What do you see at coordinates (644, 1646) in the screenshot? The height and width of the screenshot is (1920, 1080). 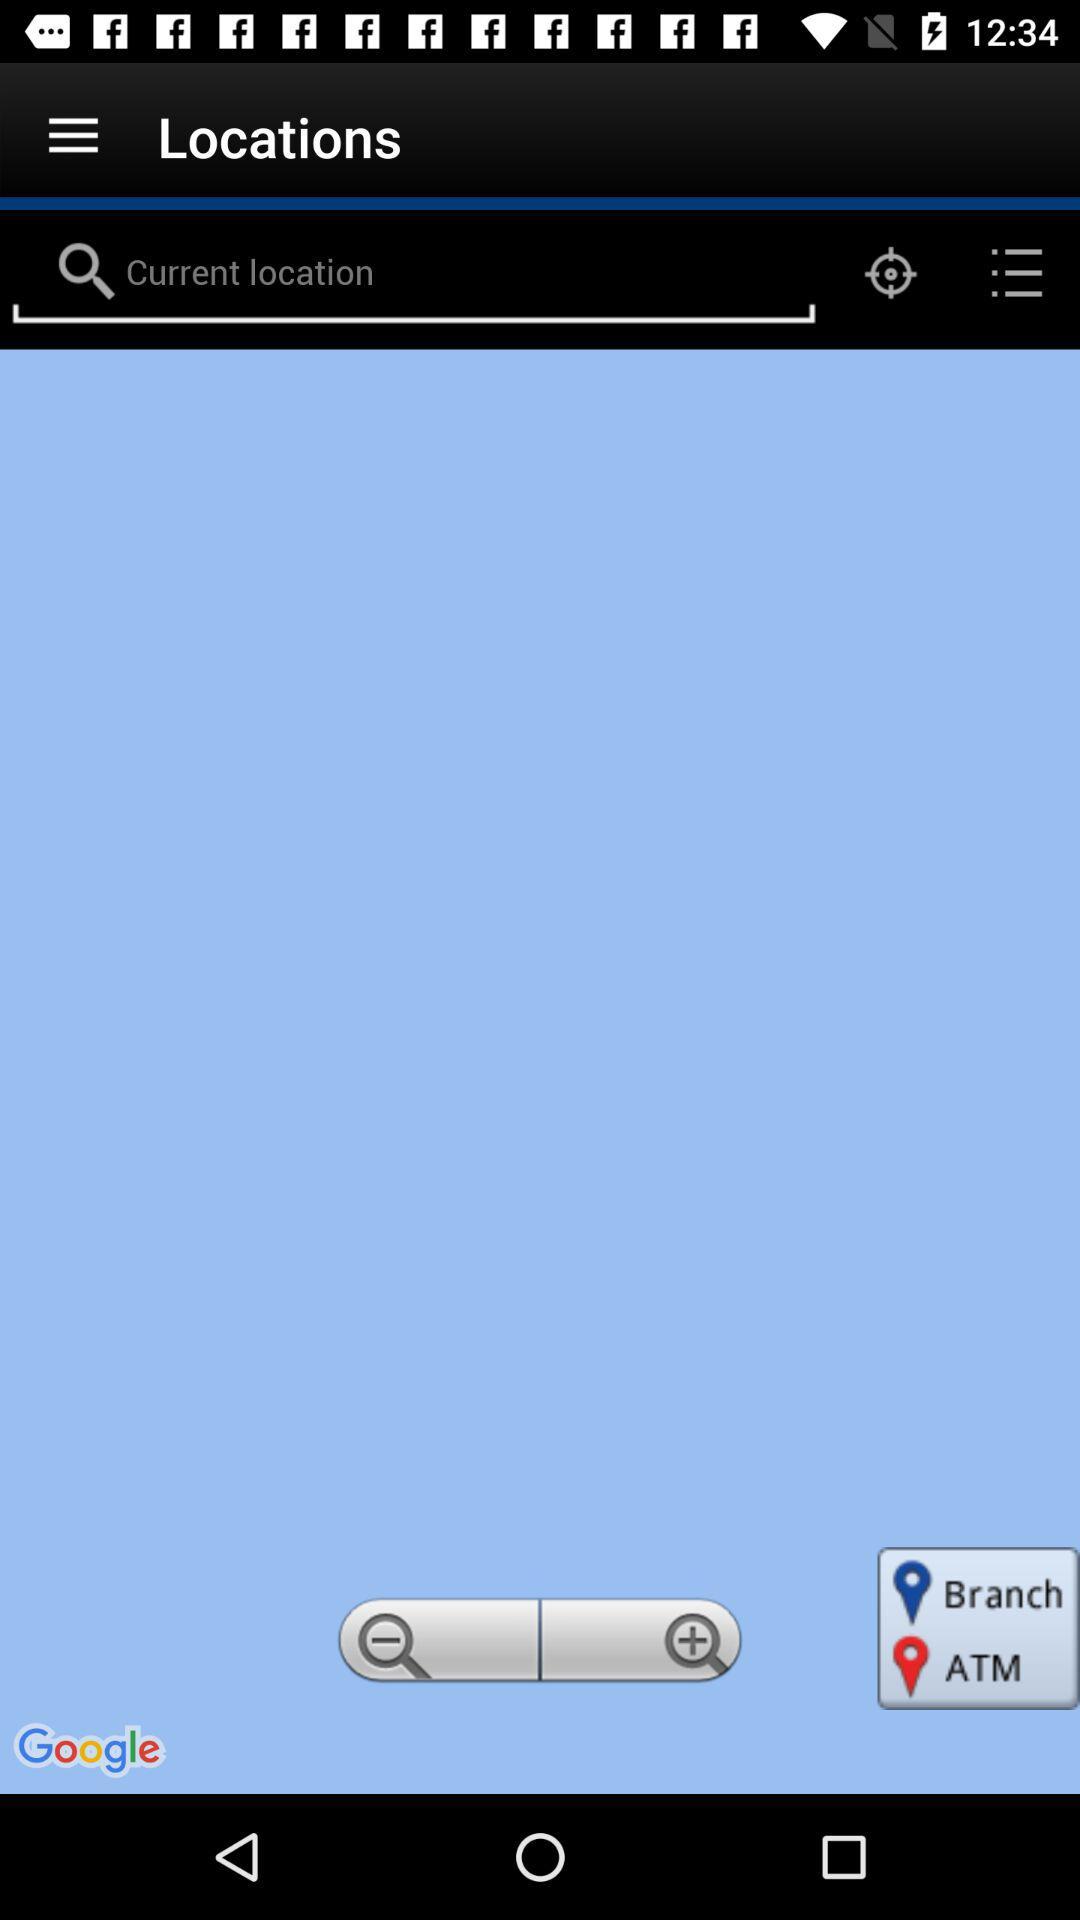 I see `maximize` at bounding box center [644, 1646].